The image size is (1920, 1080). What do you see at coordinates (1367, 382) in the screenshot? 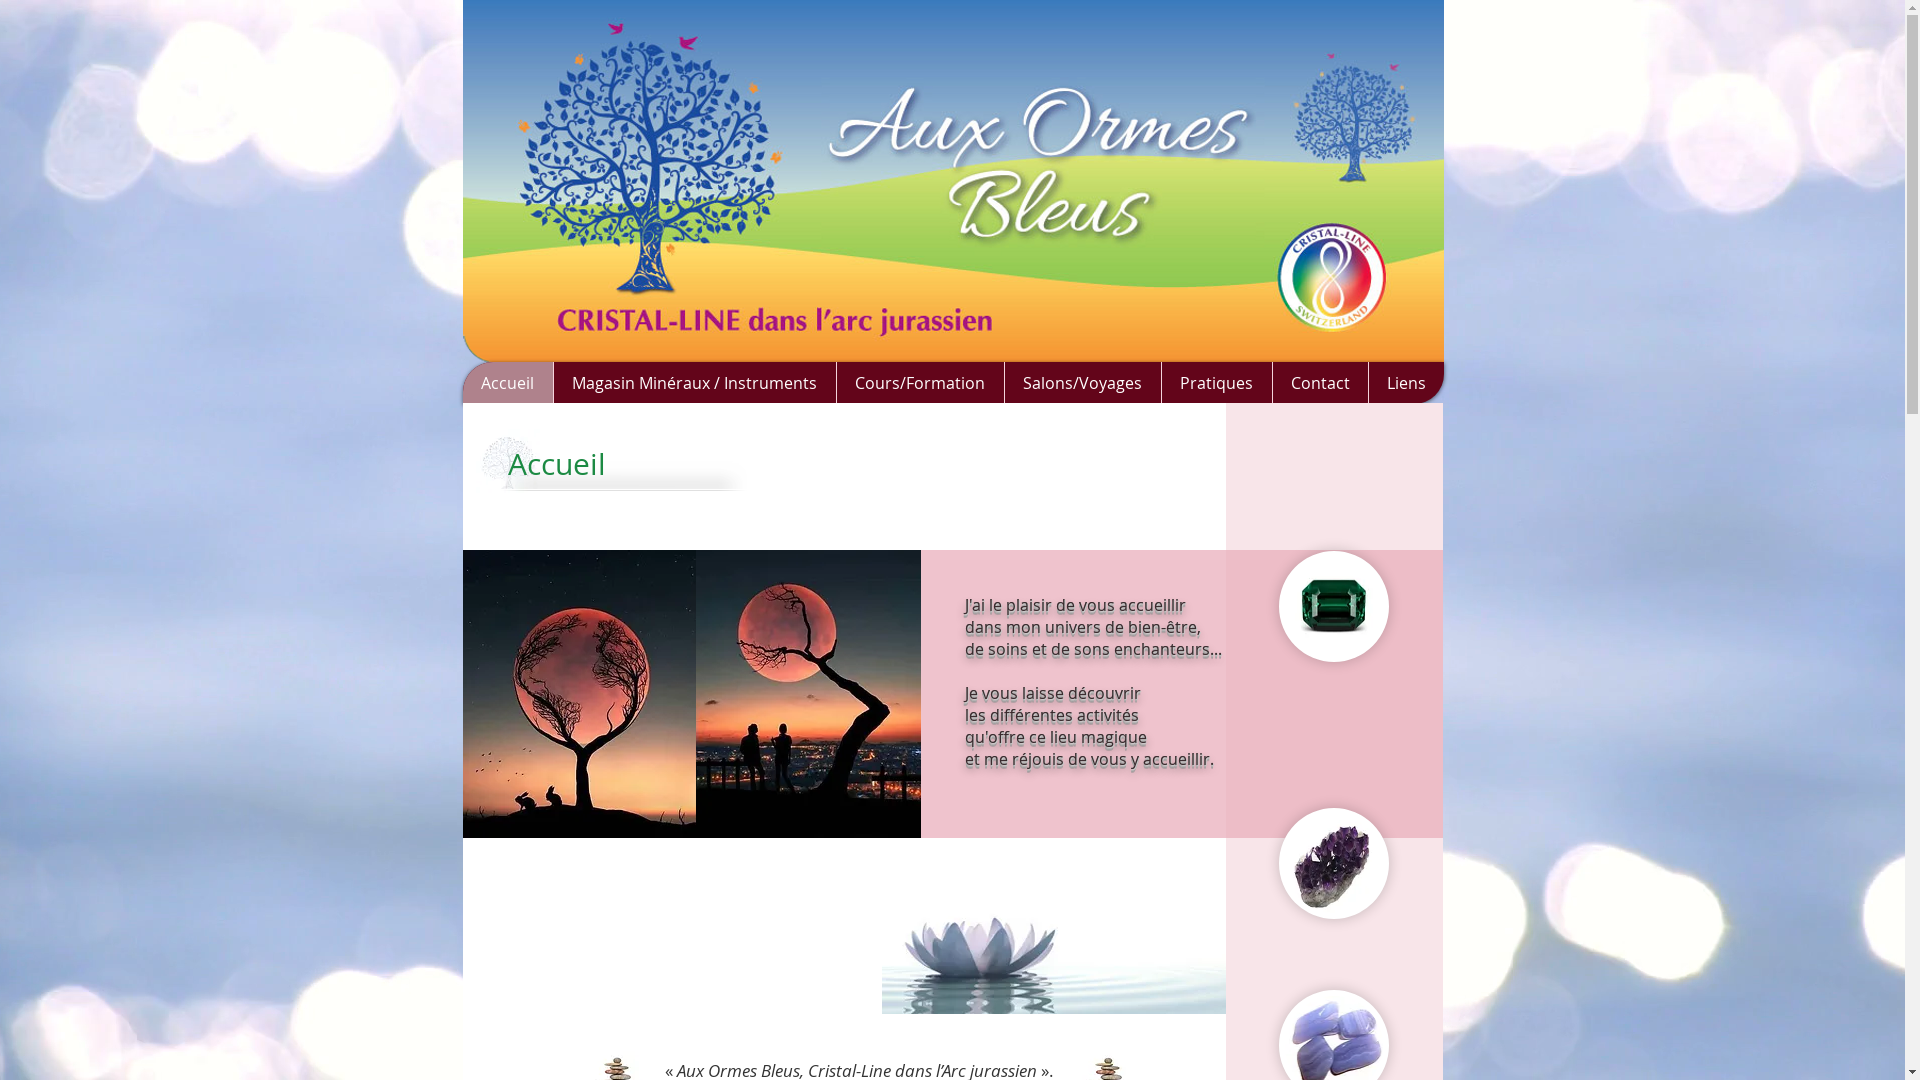
I see `'Liens'` at bounding box center [1367, 382].